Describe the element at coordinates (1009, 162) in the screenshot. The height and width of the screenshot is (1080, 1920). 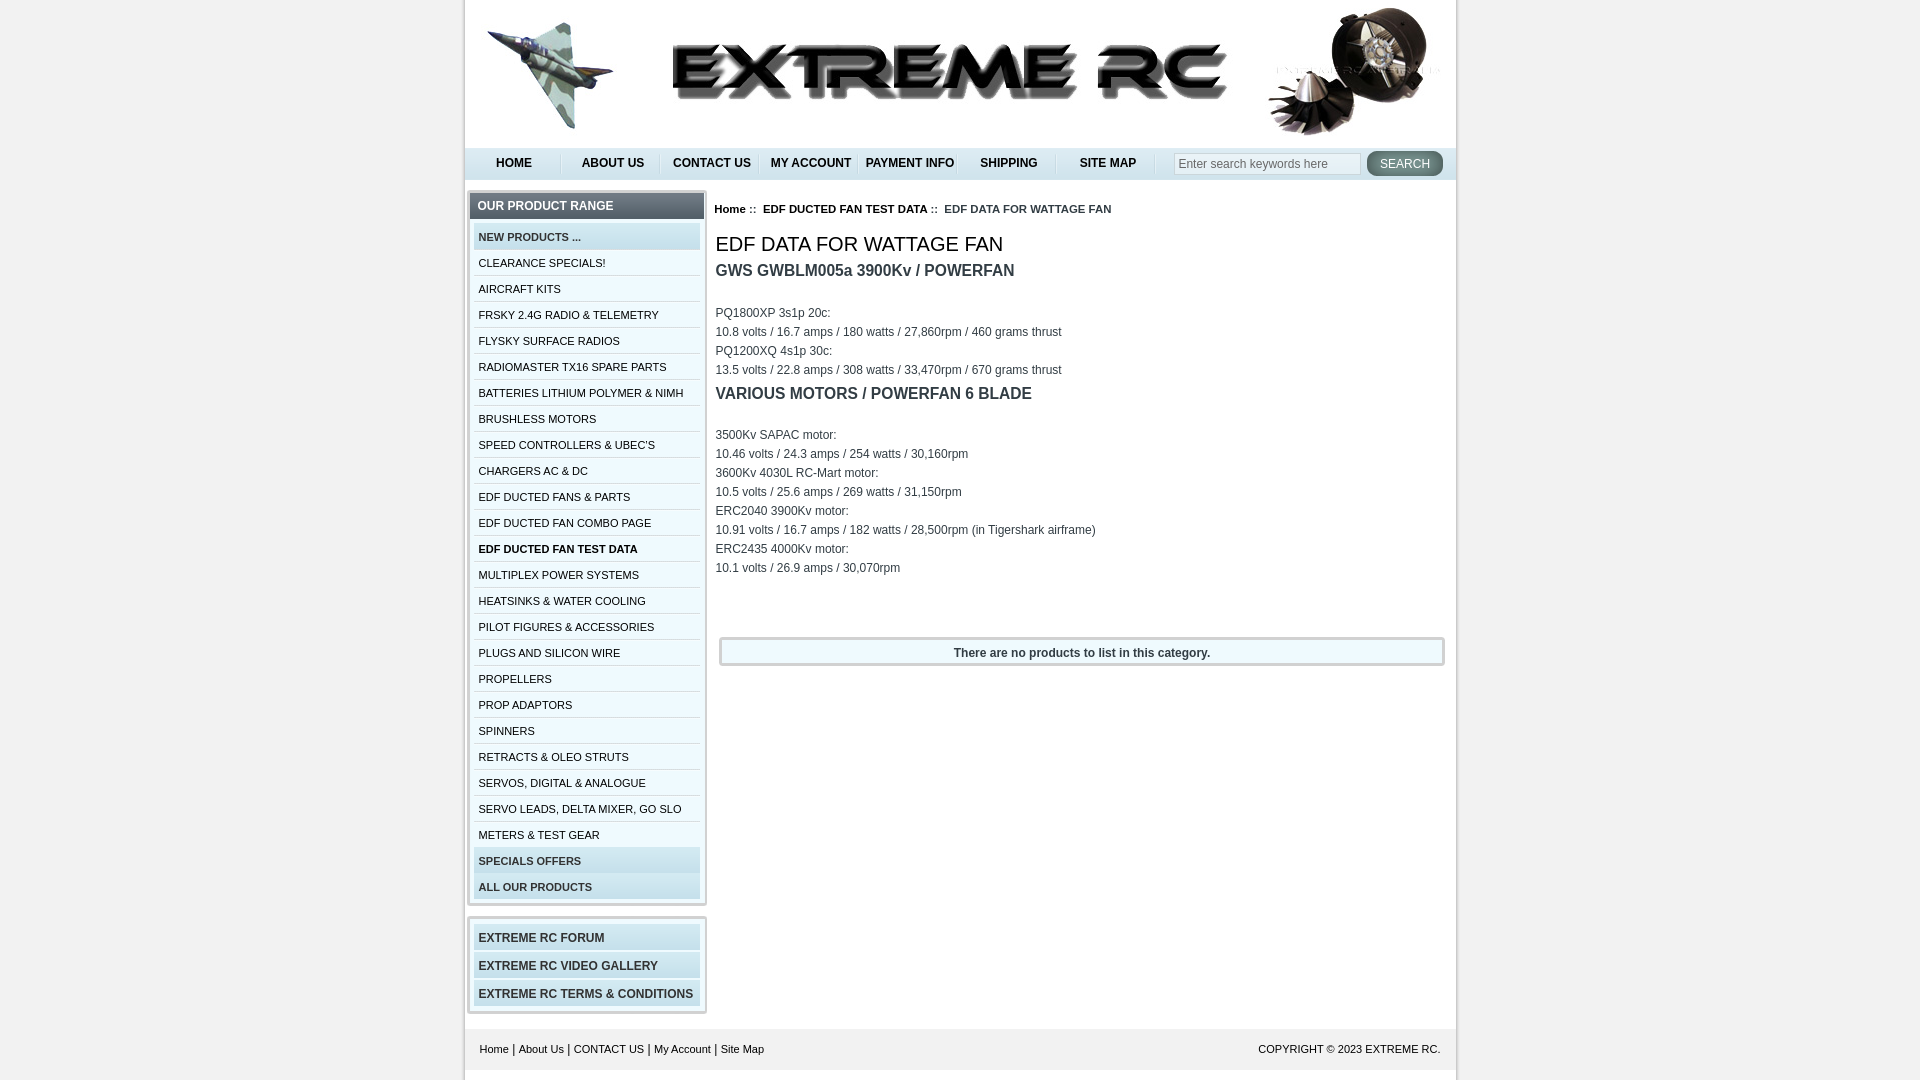
I see `'SHIPPING'` at that location.